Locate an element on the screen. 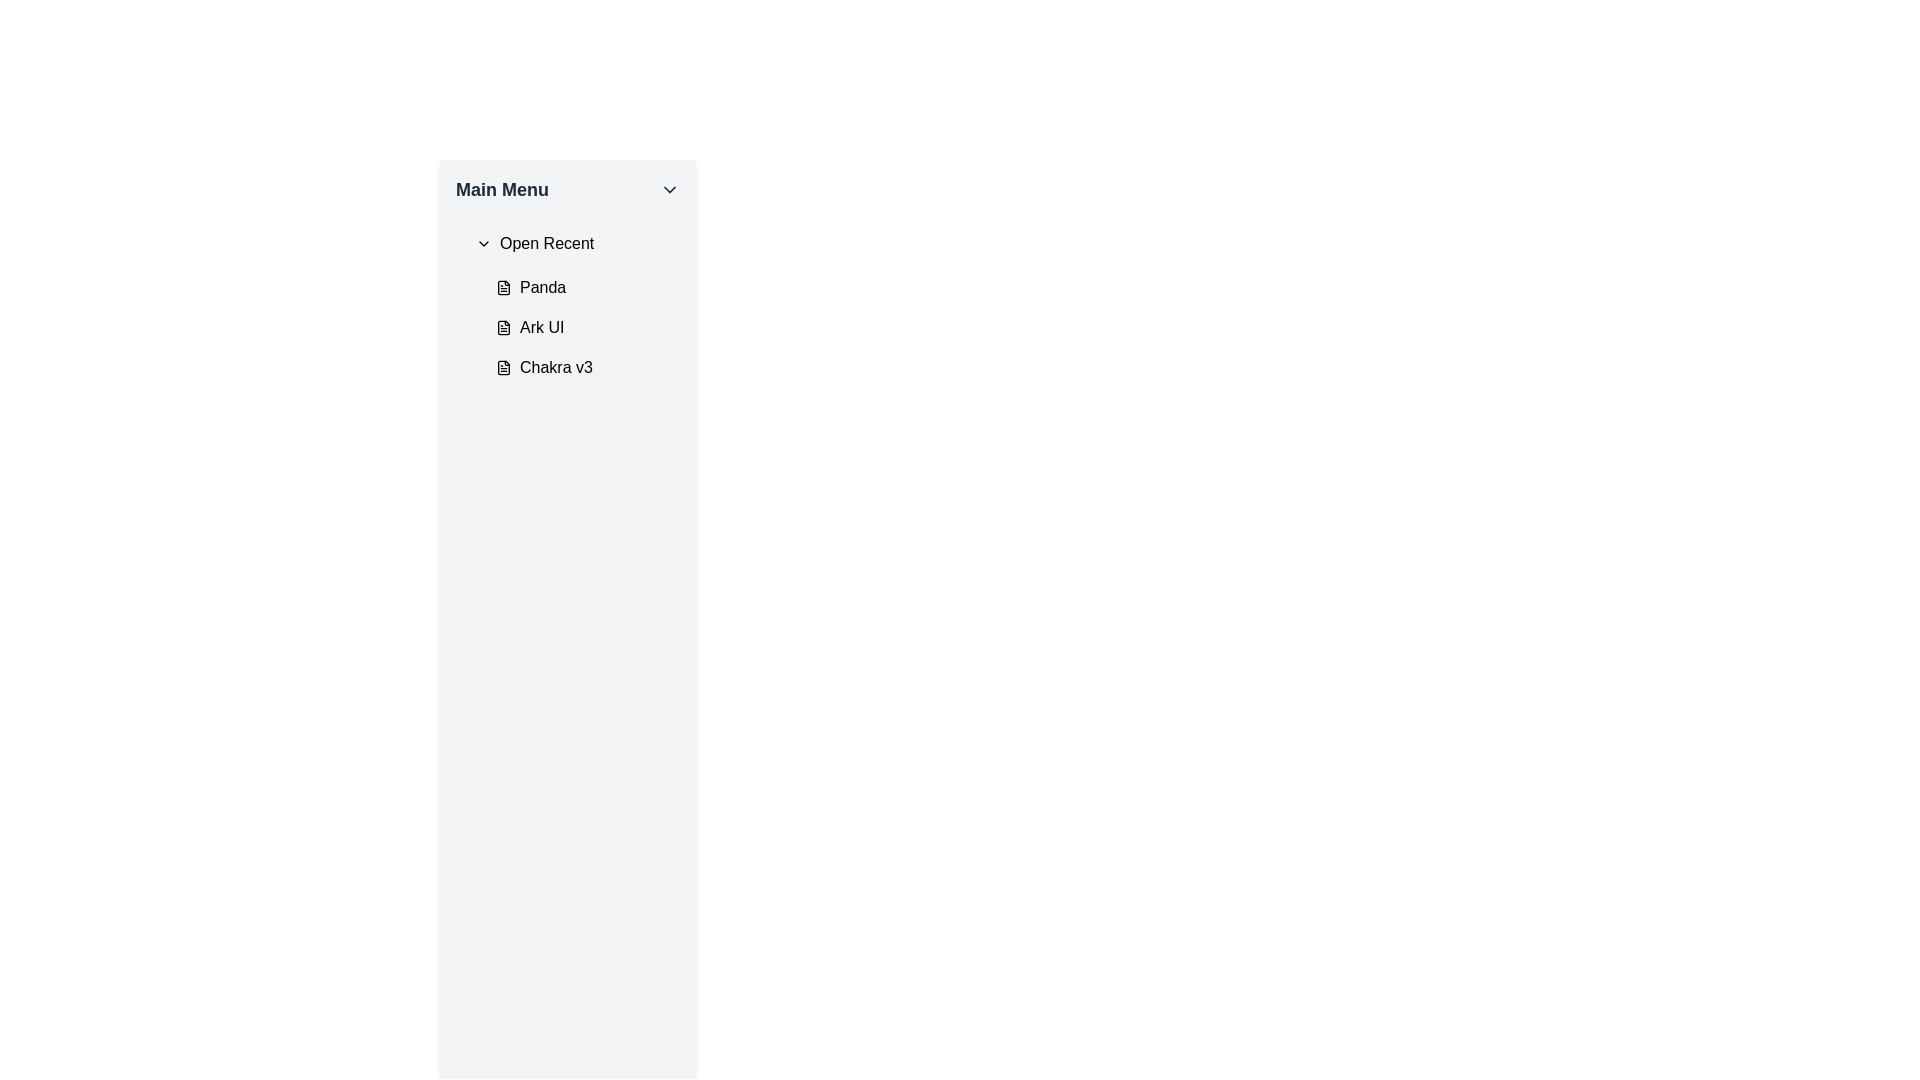 The image size is (1920, 1080). the 'Chakra v3' menu option in the 'Open Recent' section of the Main Menu sidebar is located at coordinates (590, 367).